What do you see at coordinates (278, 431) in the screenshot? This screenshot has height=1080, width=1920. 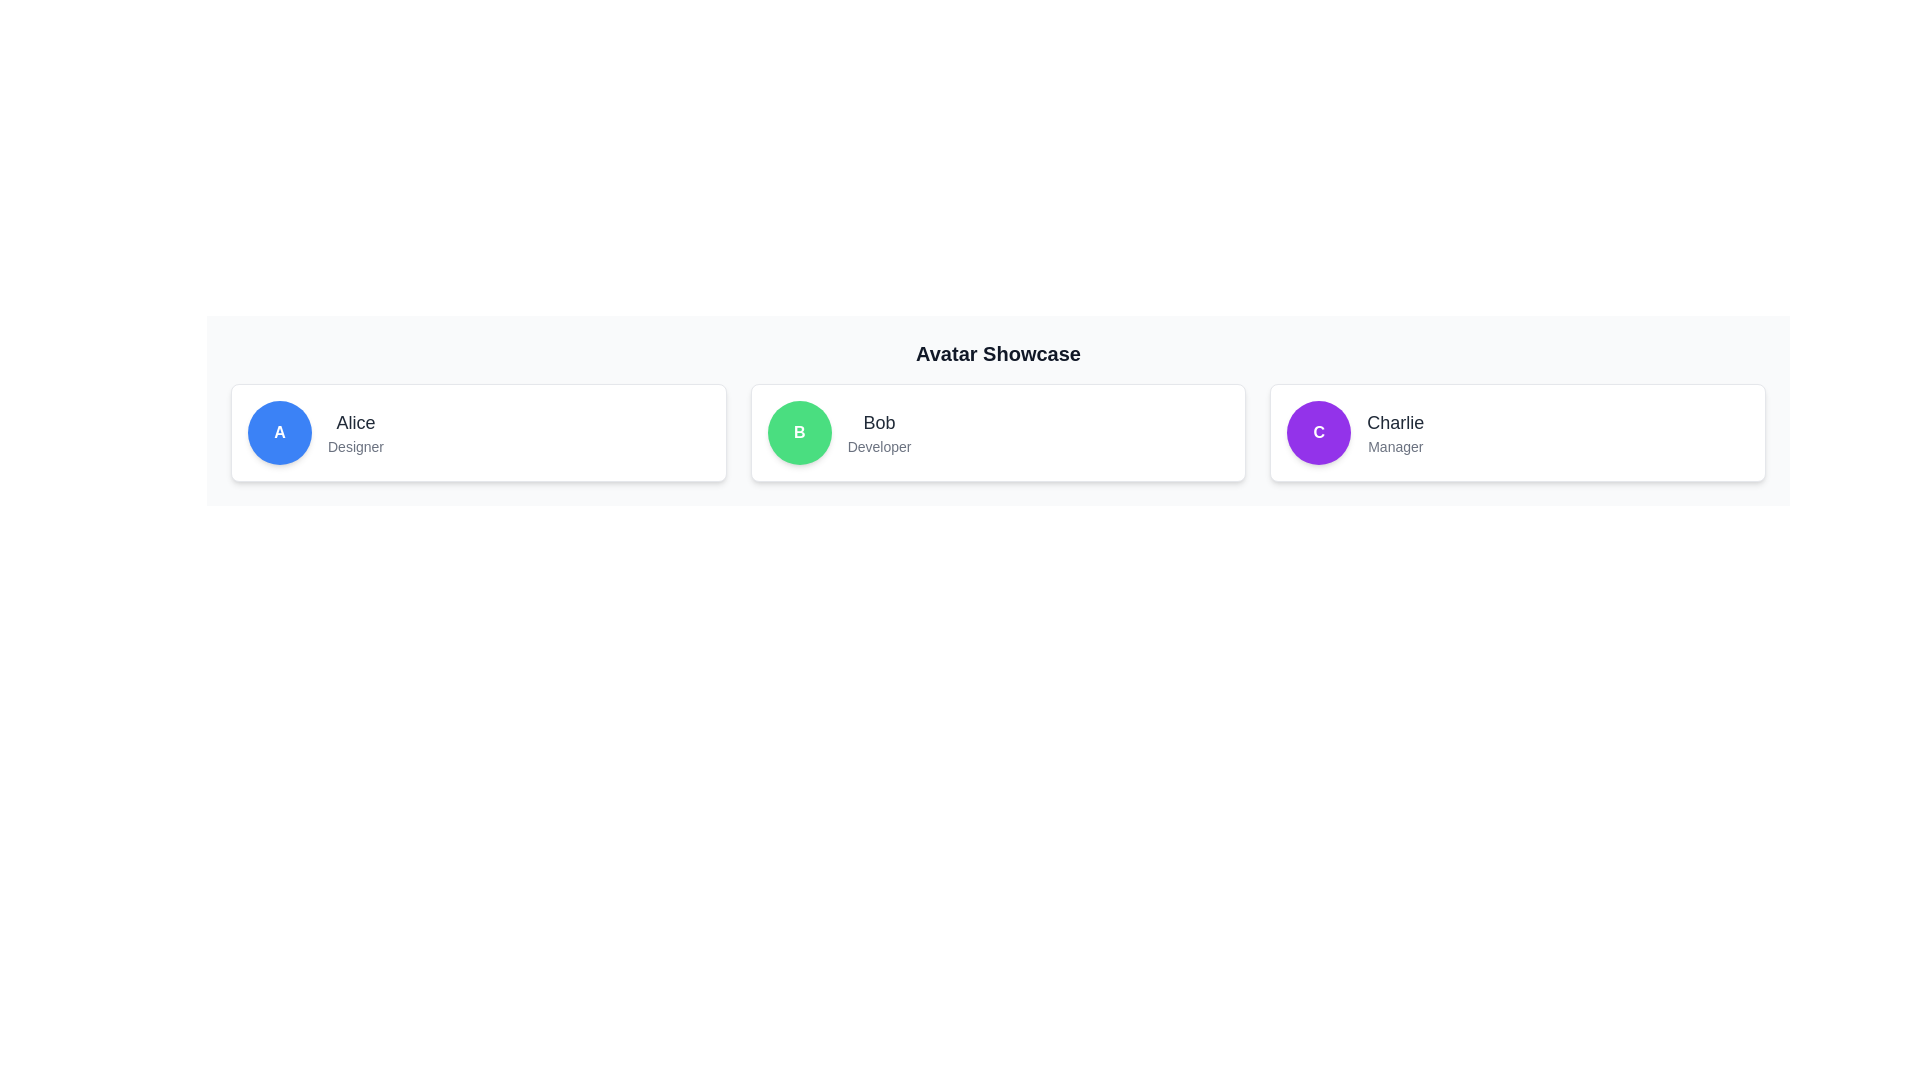 I see `the user avatar icon for 'Alice Designer'` at bounding box center [278, 431].